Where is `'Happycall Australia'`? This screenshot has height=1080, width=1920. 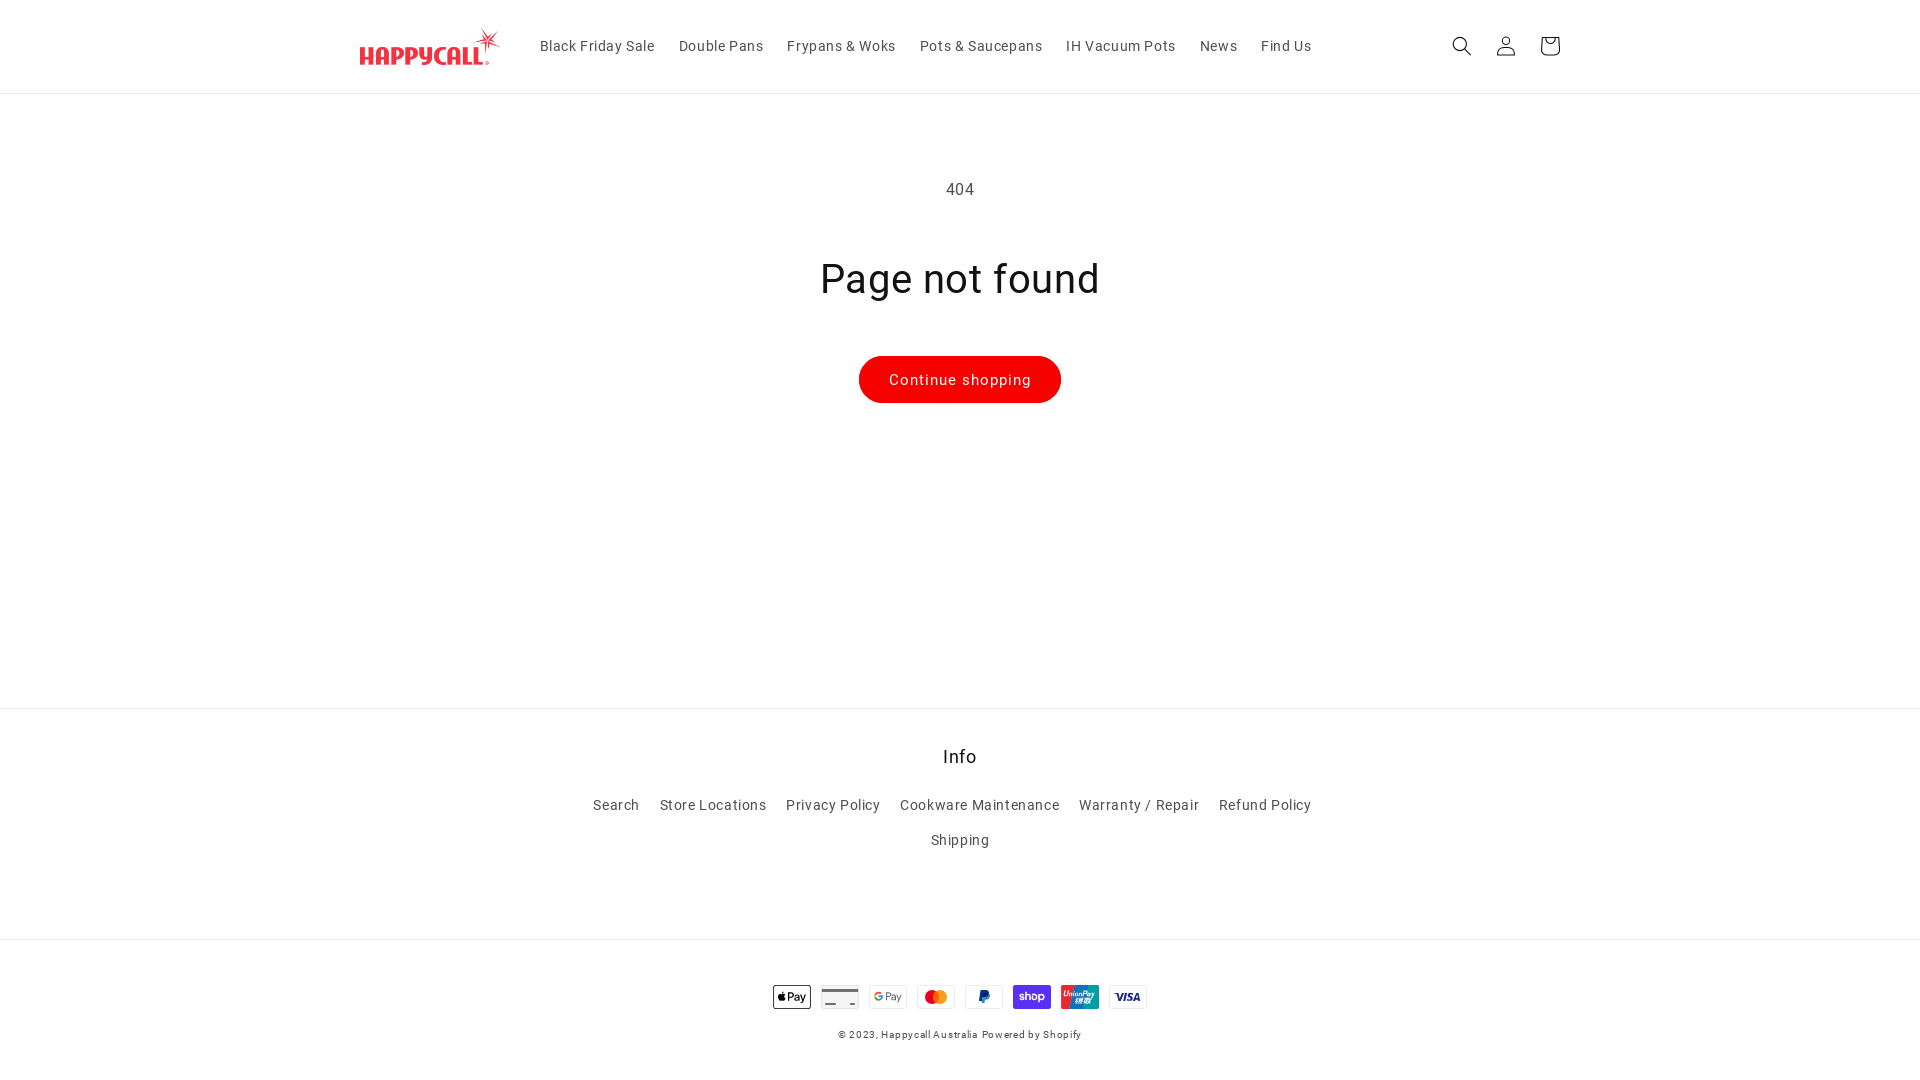
'Happycall Australia' is located at coordinates (880, 1034).